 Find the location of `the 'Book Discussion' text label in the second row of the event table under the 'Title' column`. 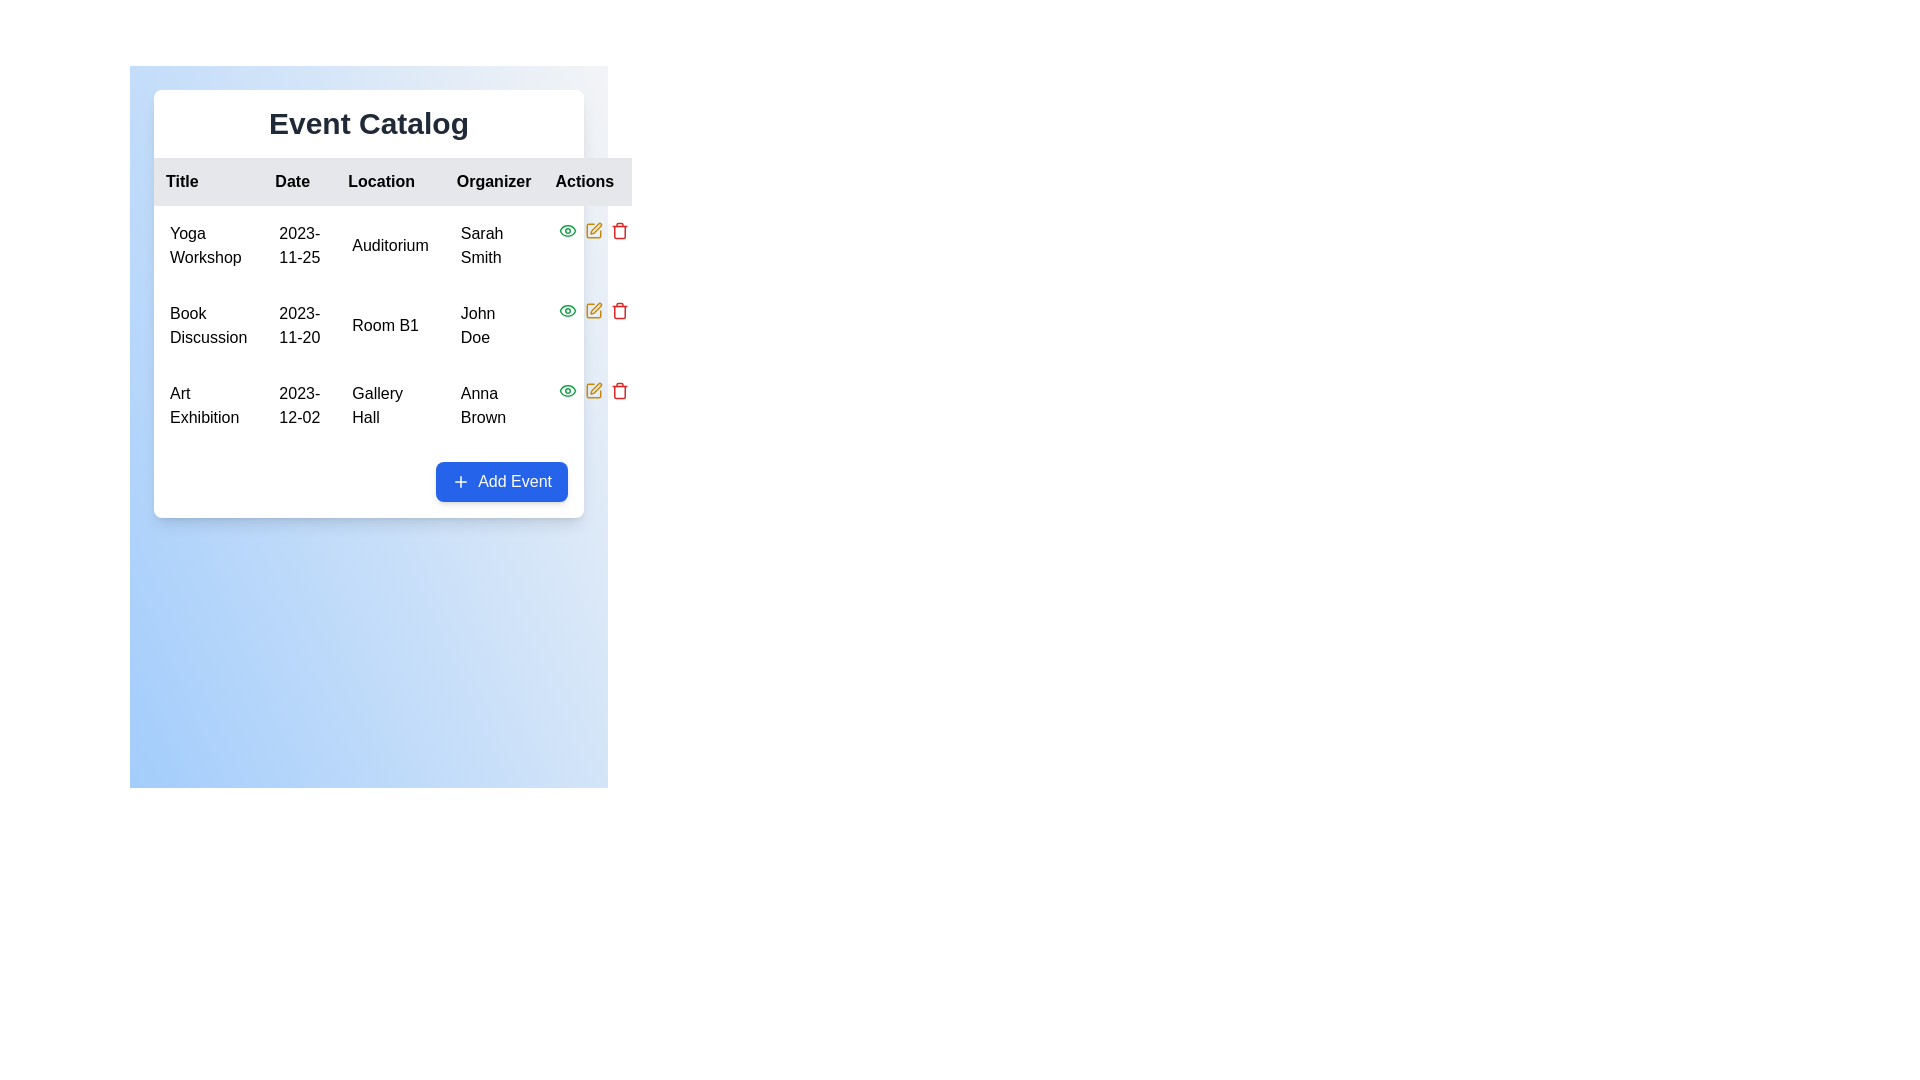

the 'Book Discussion' text label in the second row of the event table under the 'Title' column is located at coordinates (208, 325).